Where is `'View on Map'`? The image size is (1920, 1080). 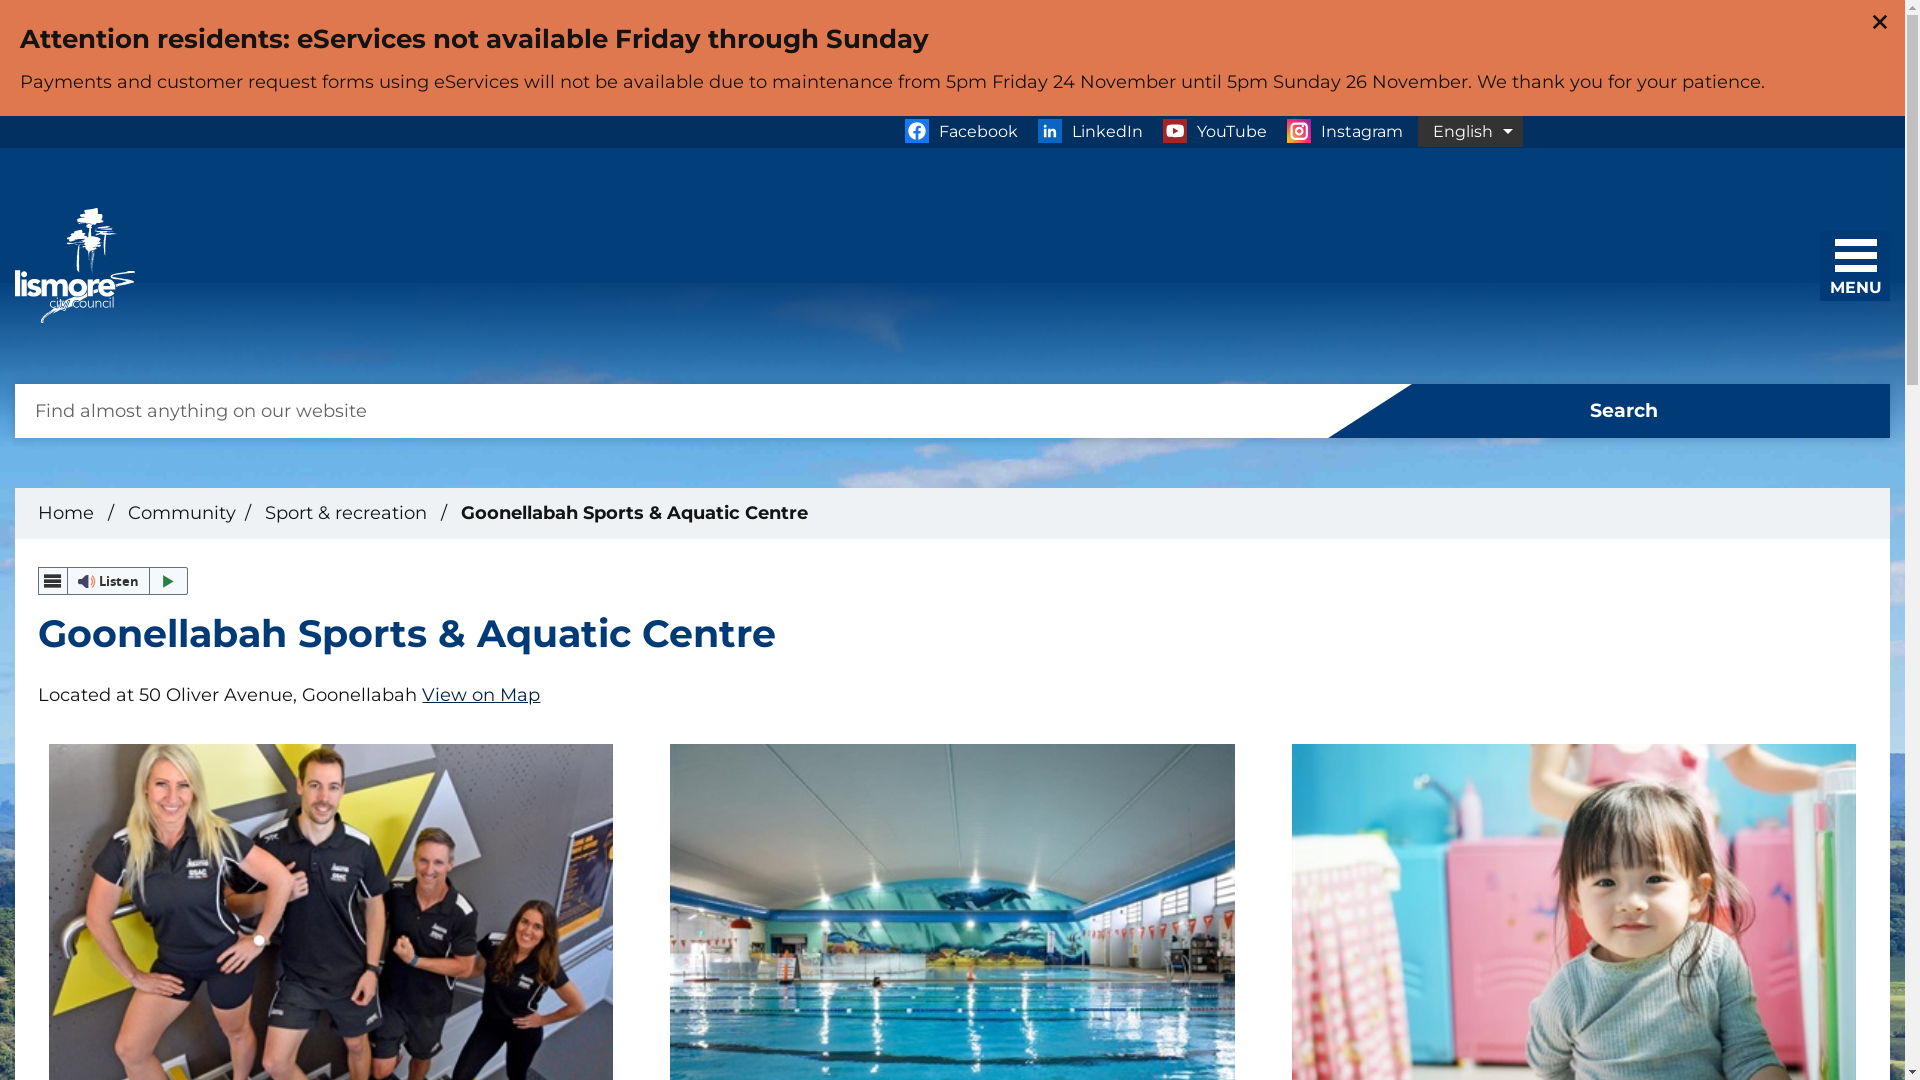 'View on Map' is located at coordinates (480, 693).